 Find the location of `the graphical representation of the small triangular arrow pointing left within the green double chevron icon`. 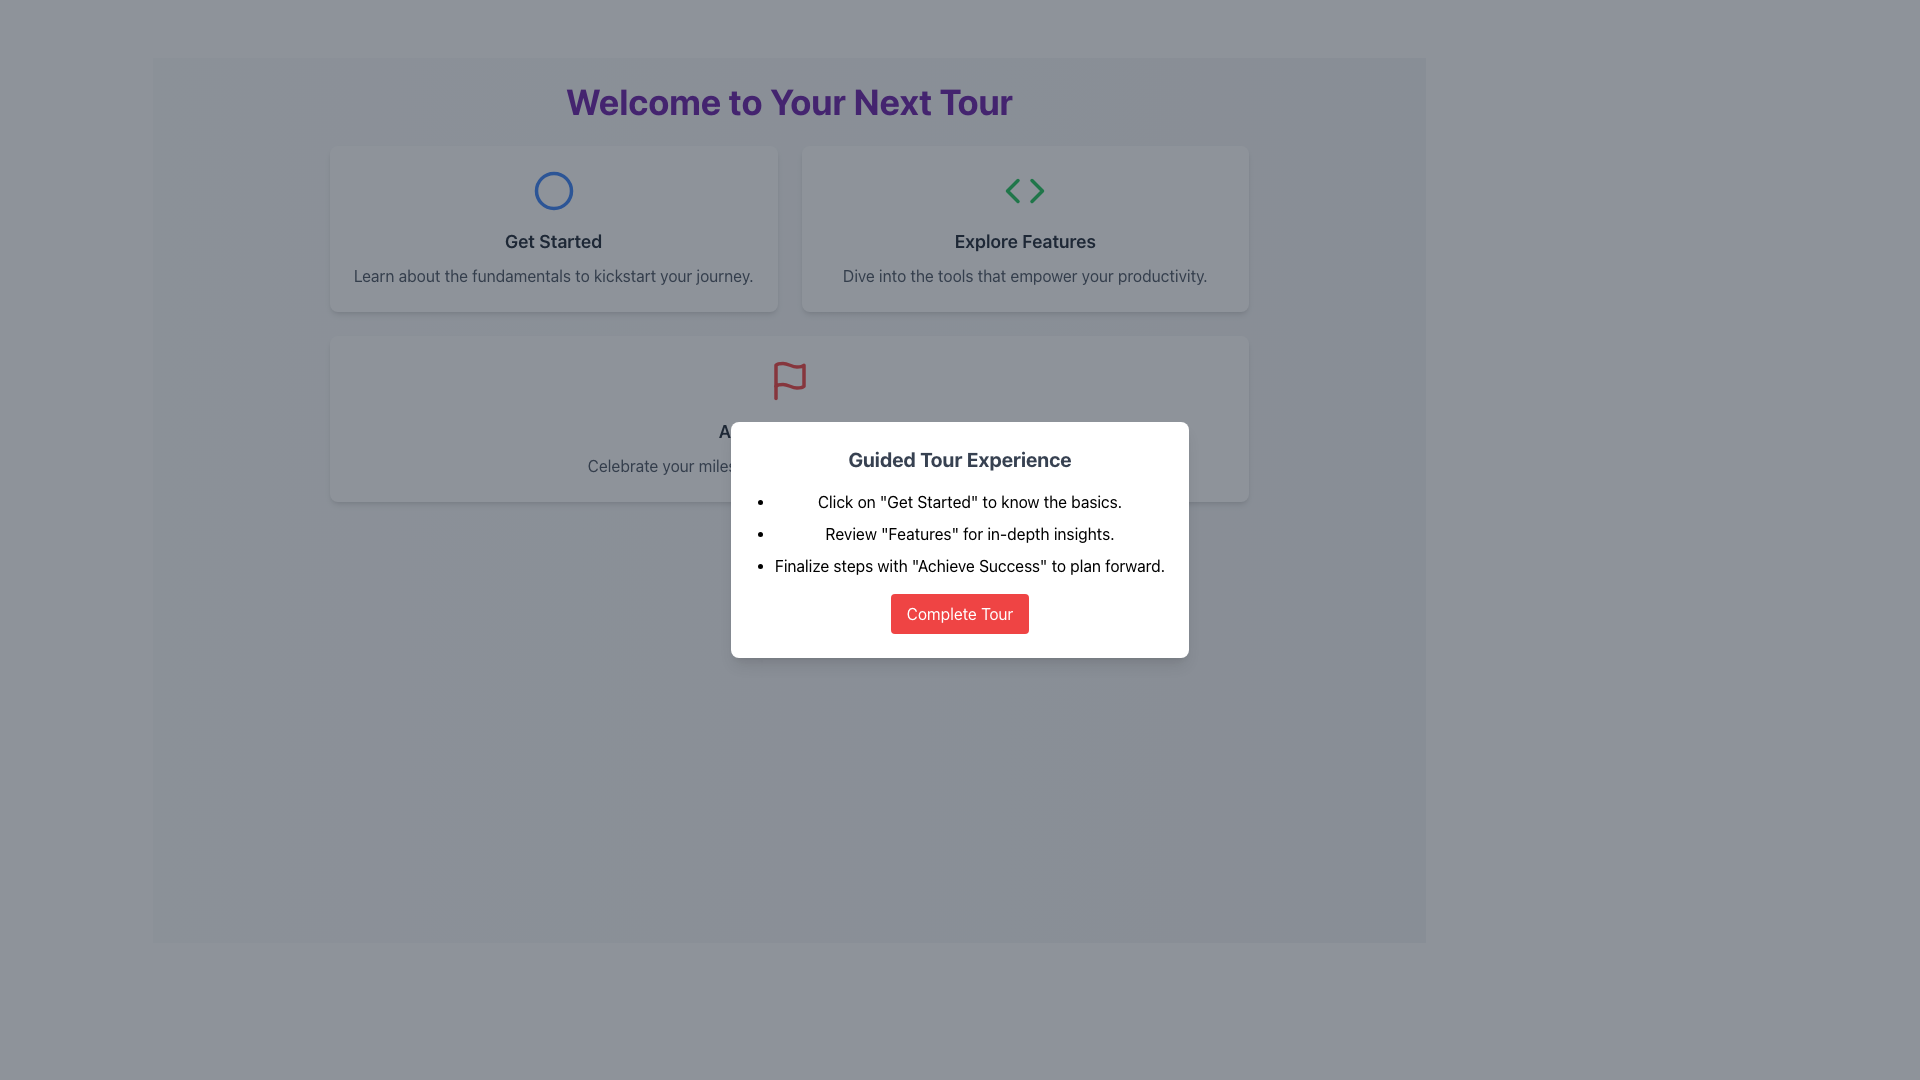

the graphical representation of the small triangular arrow pointing left within the green double chevron icon is located at coordinates (1013, 191).